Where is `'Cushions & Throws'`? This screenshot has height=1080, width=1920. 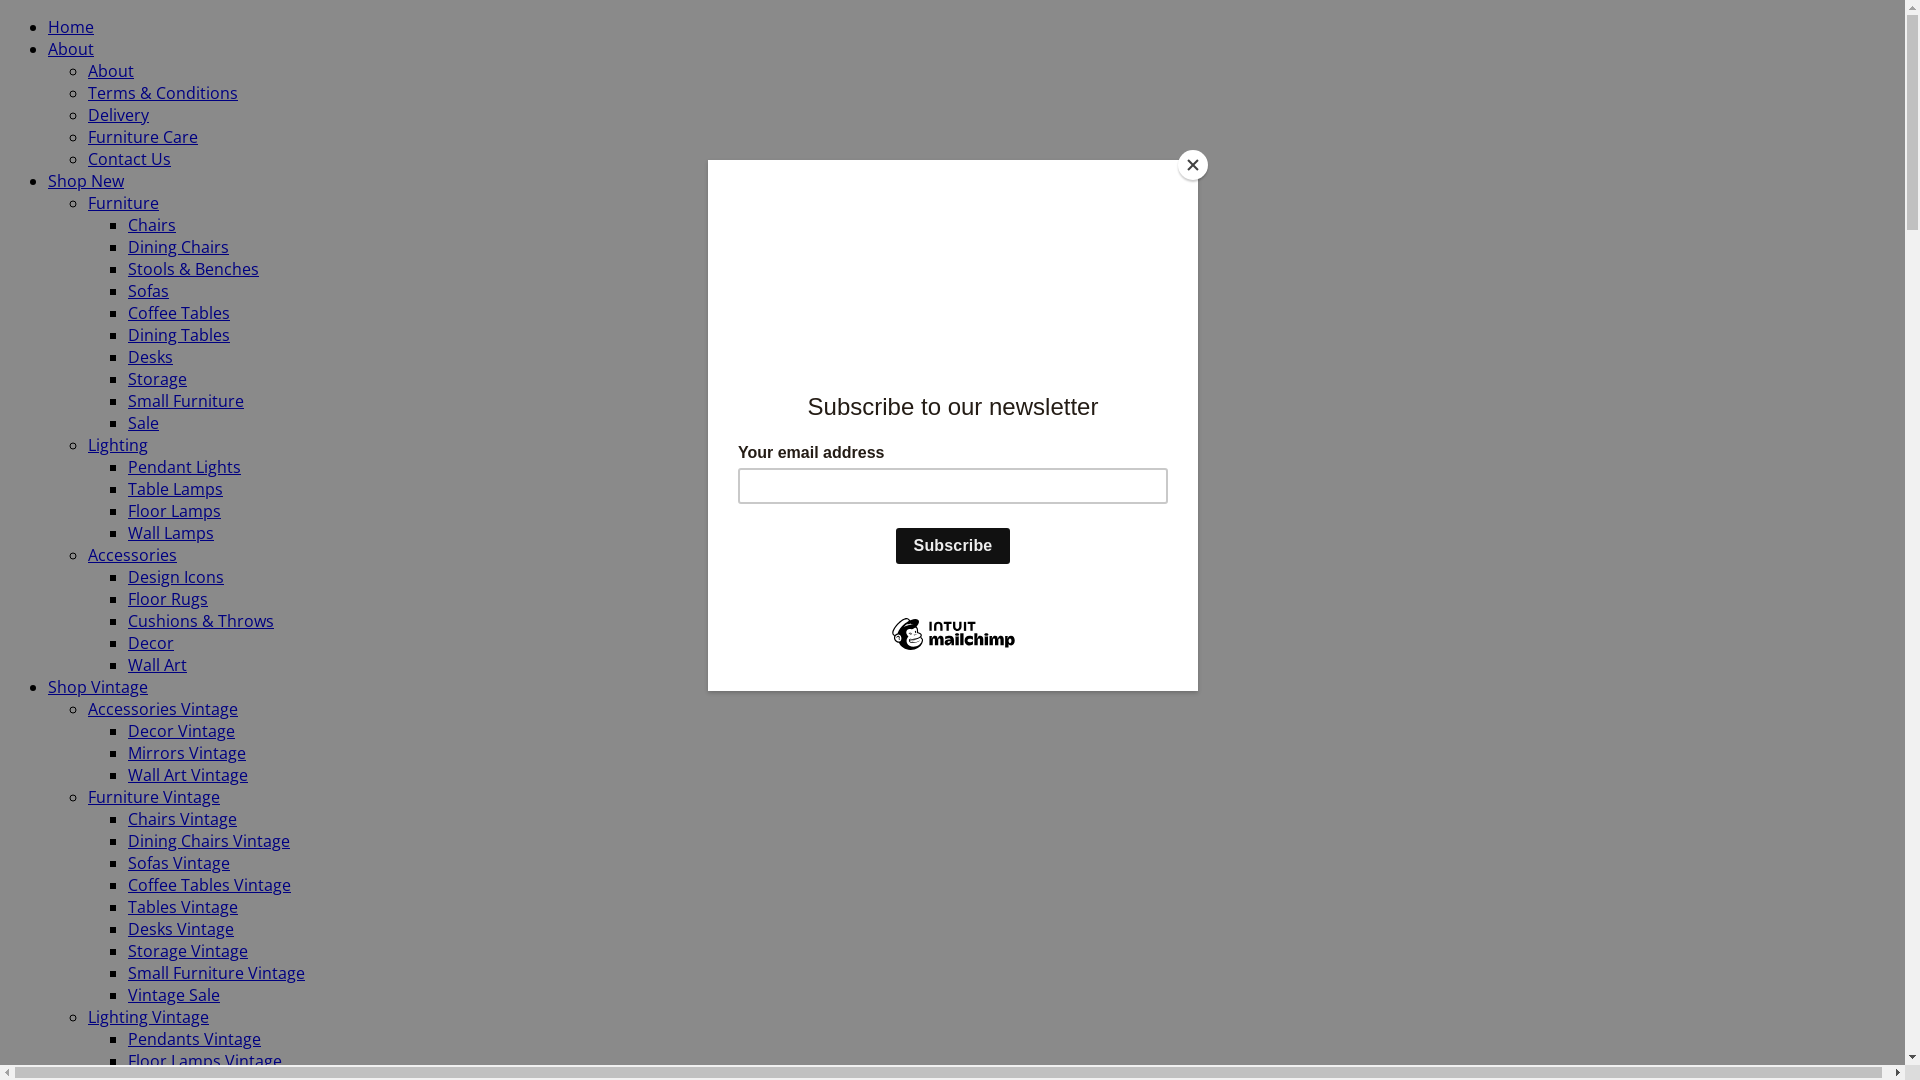
'Cushions & Throws' is located at coordinates (201, 620).